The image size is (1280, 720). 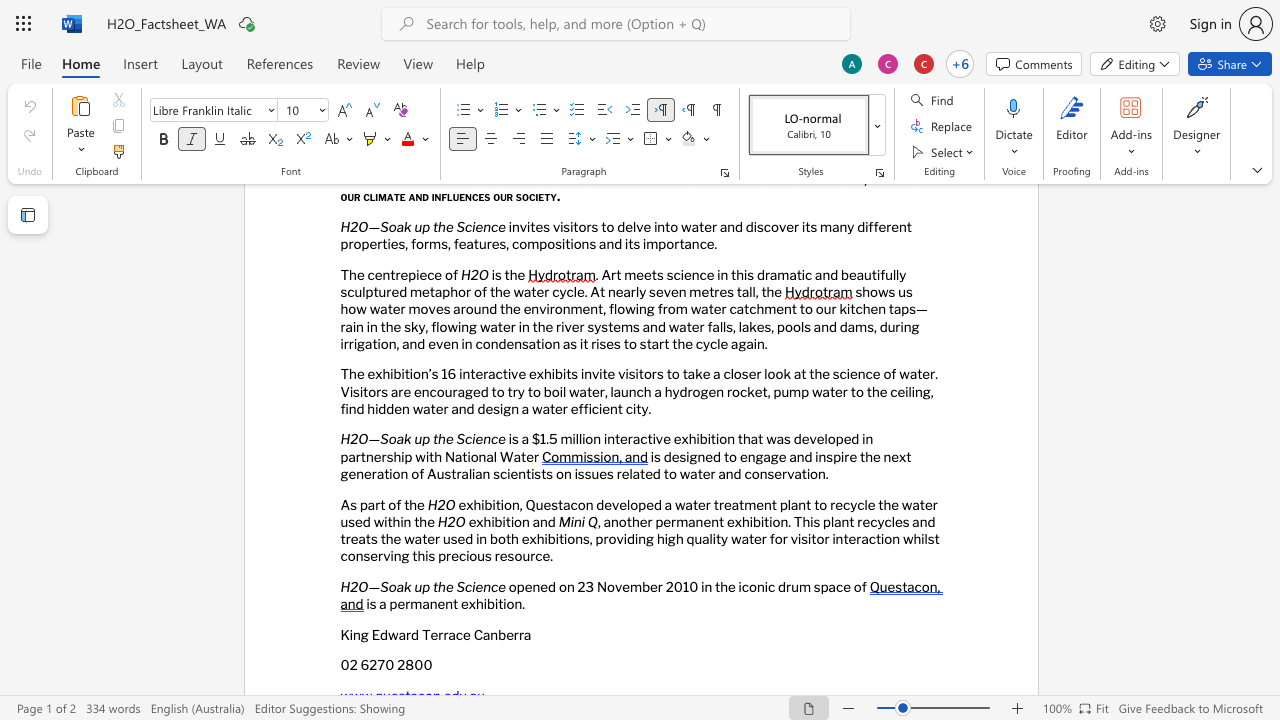 What do you see at coordinates (463, 438) in the screenshot?
I see `the space between the continuous character "S" and "c" in the text` at bounding box center [463, 438].